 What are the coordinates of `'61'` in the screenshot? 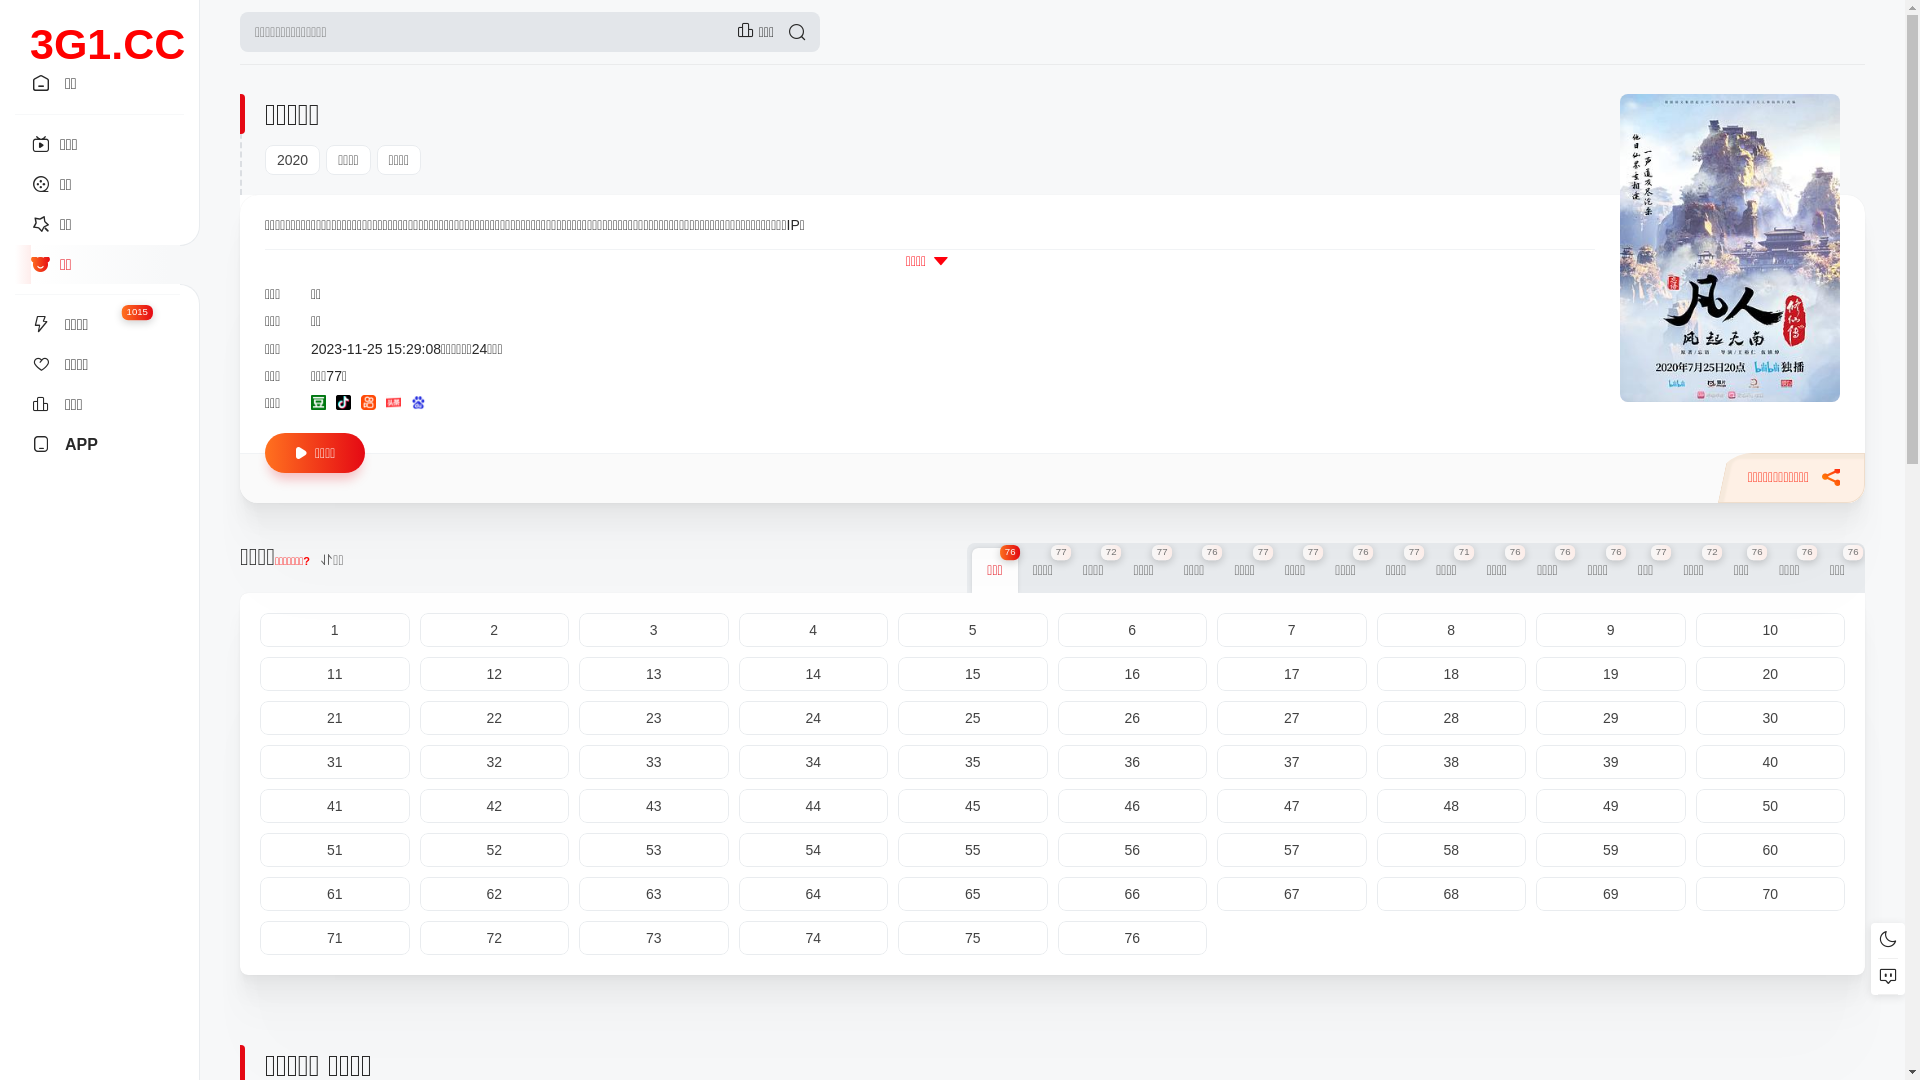 It's located at (335, 893).